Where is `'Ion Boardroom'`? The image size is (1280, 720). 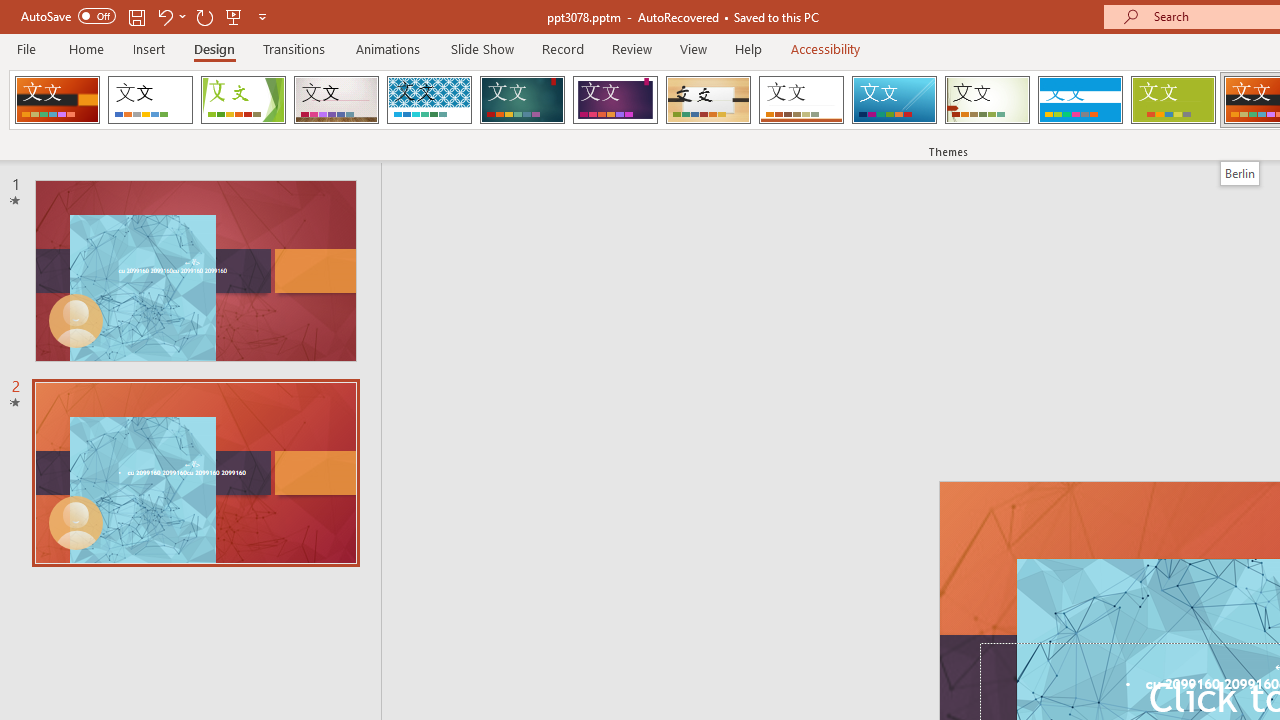 'Ion Boardroom' is located at coordinates (614, 100).